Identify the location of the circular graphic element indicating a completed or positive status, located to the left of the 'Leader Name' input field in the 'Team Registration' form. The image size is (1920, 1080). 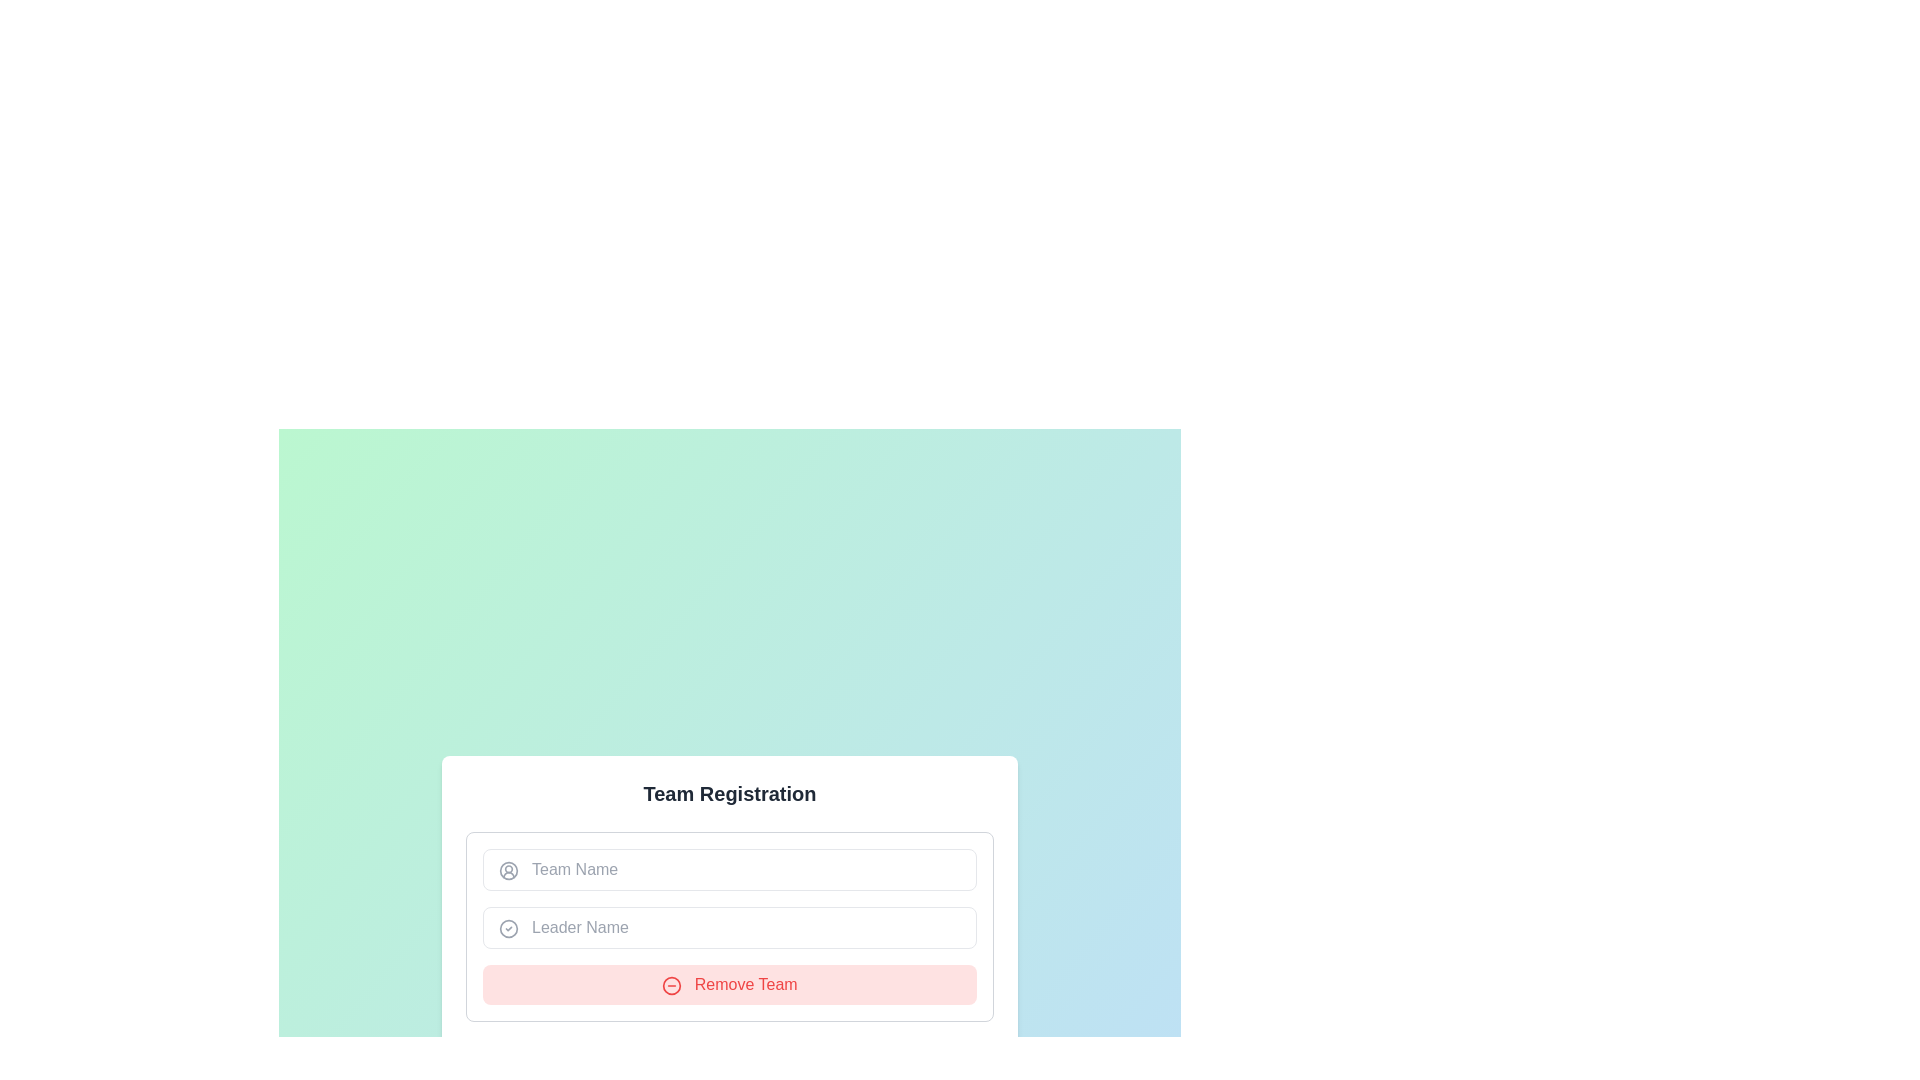
(508, 929).